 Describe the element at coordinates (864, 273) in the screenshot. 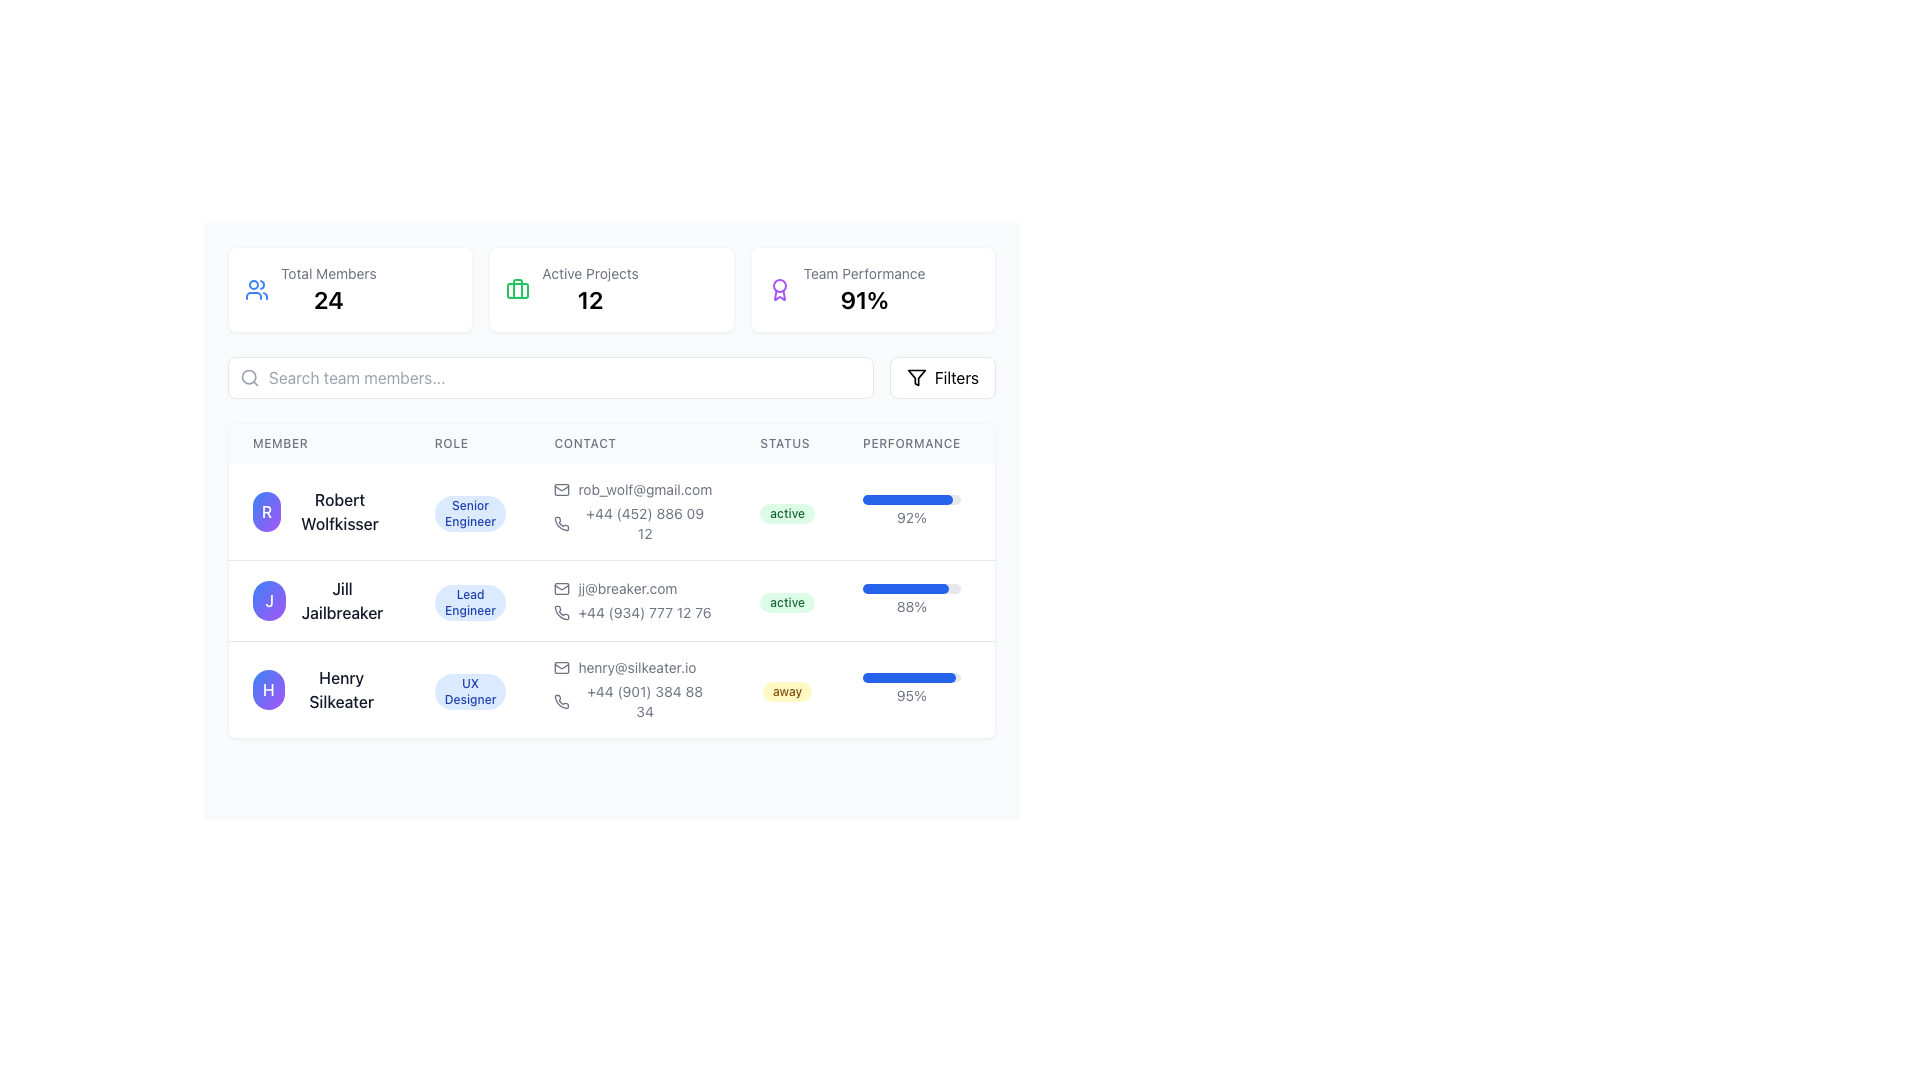

I see `the Text Label that describes the performance percentage displayed below it, located above '91%' in the top-right section of the interface` at that location.